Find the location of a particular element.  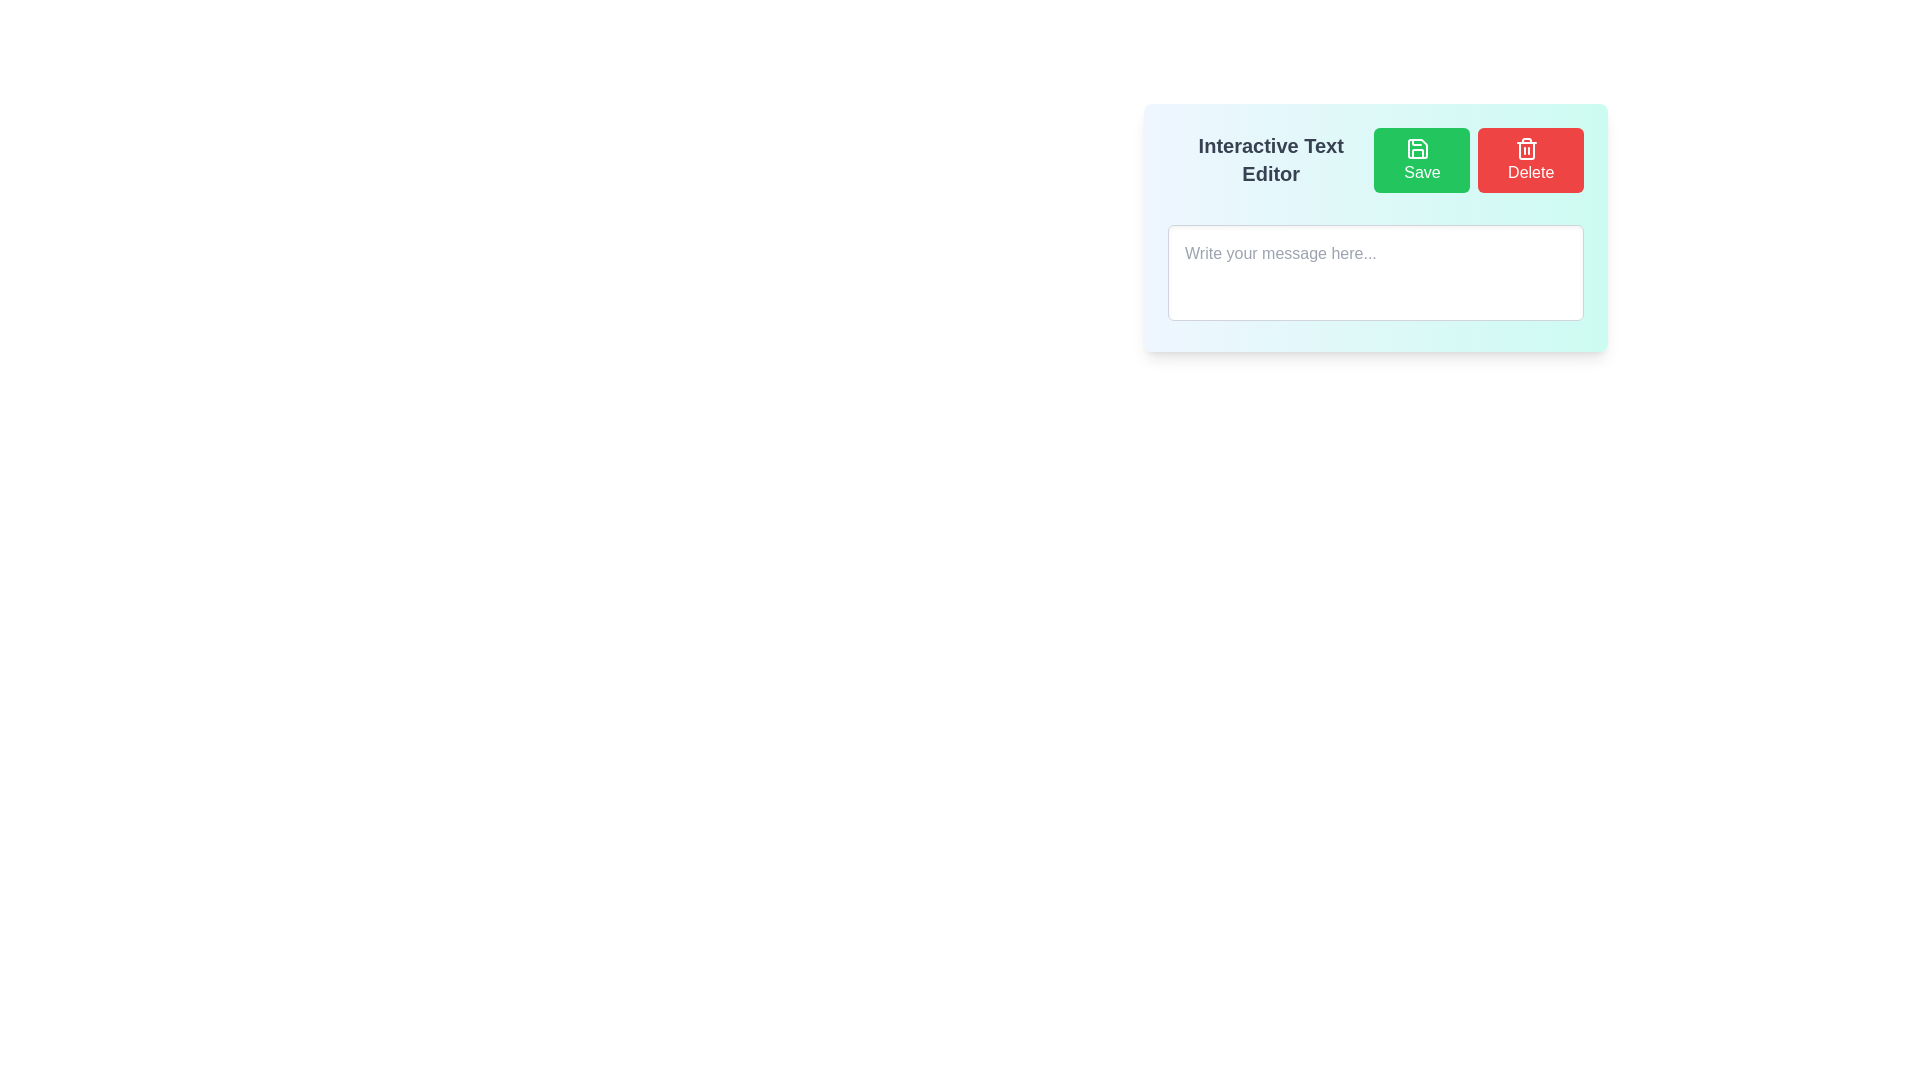

the vertical line of the trash bin icon, which is part of a wider interface near the 'Delete' button, as it is interactive is located at coordinates (1526, 149).